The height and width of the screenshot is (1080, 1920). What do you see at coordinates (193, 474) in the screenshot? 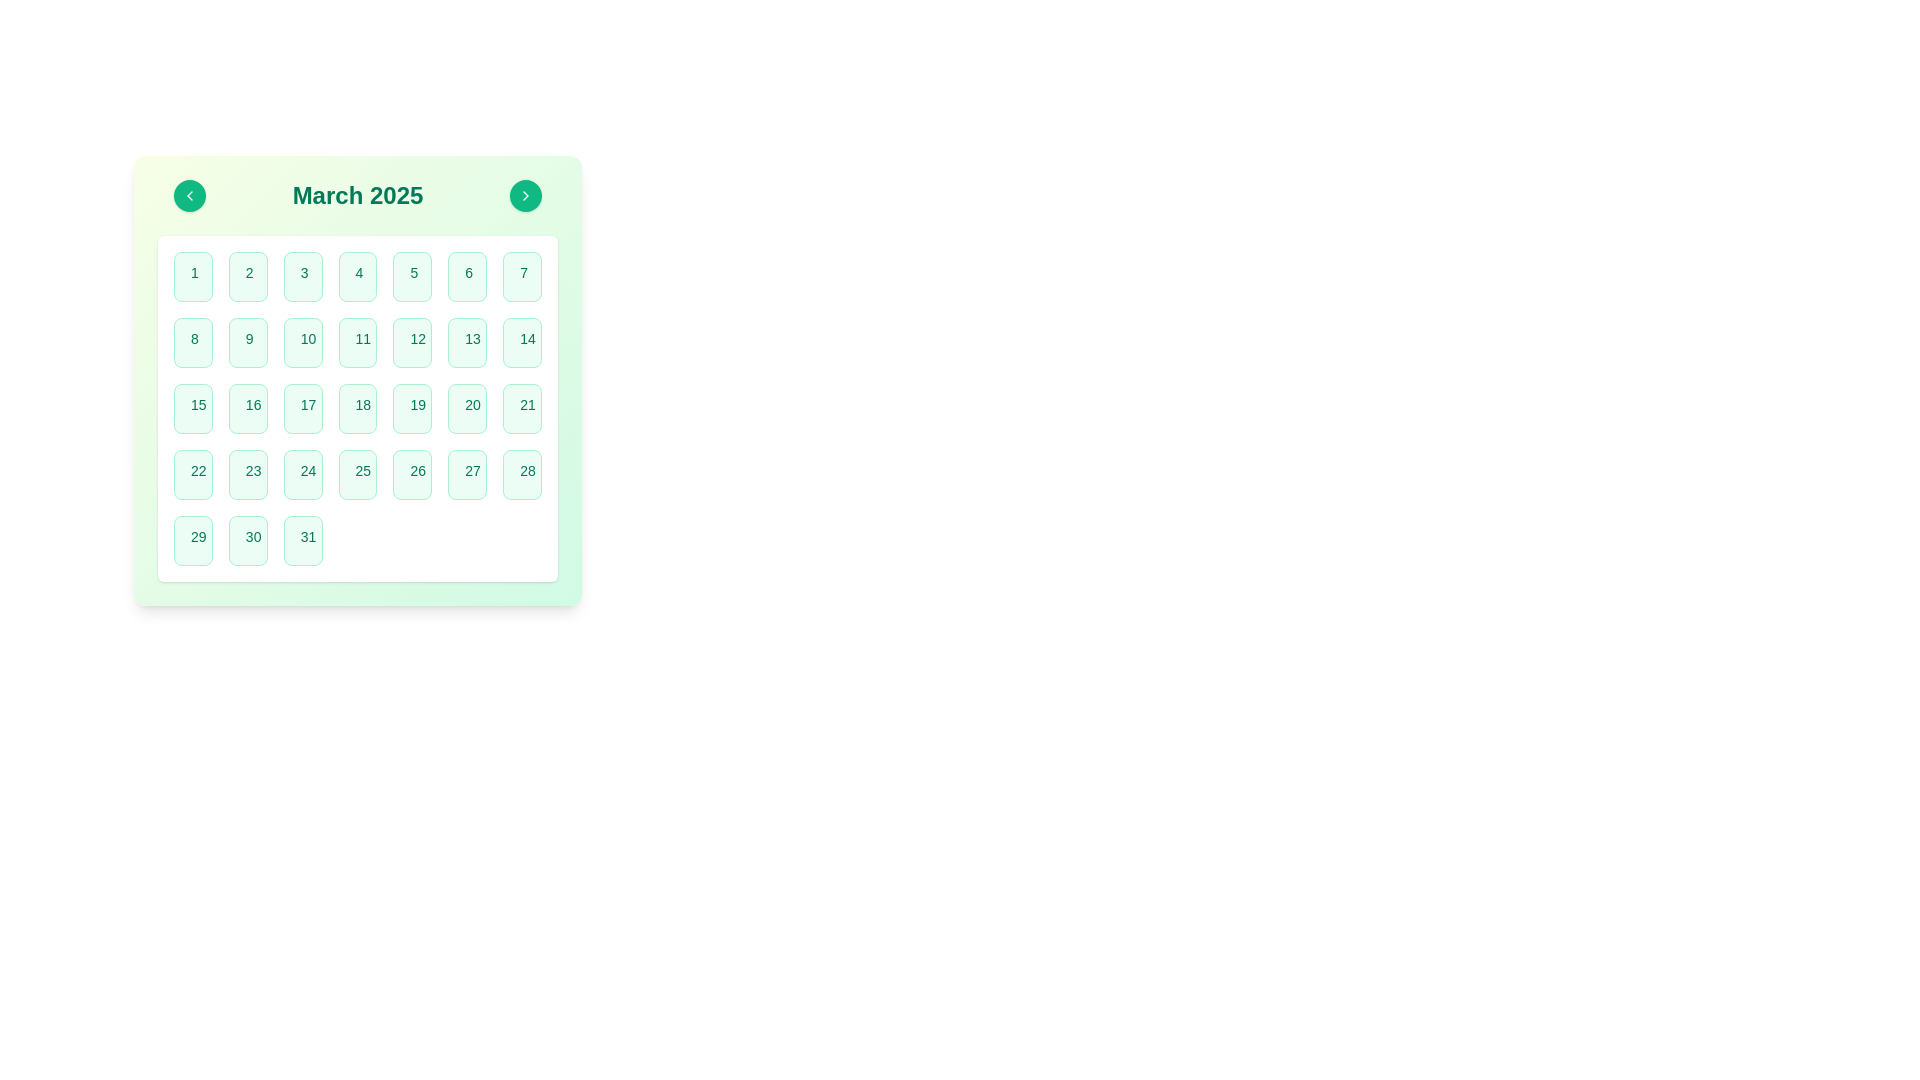
I see `the Interactive calendar date button displaying '22' with a light green background and a darker green border, located in the fourth row and first column of the calendar grid` at bounding box center [193, 474].